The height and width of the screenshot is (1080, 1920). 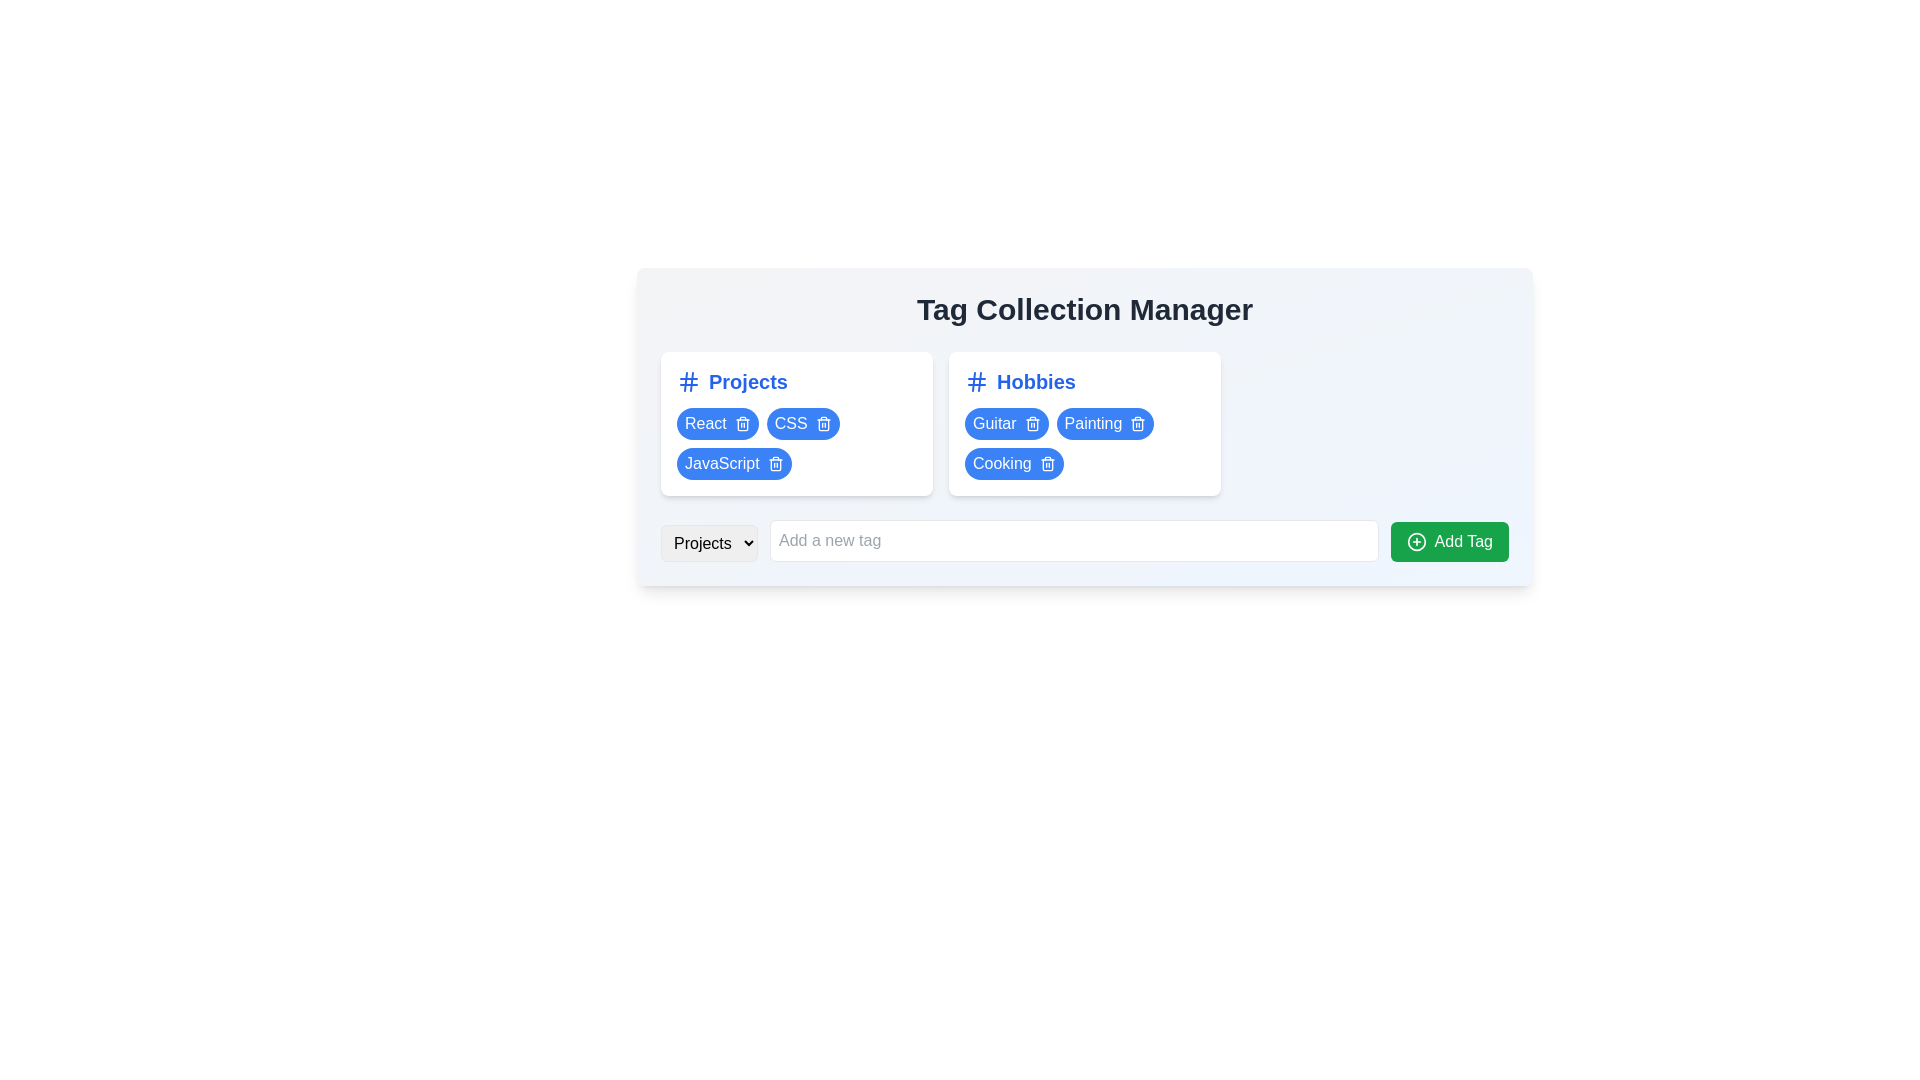 What do you see at coordinates (1032, 423) in the screenshot?
I see `the trash bin icon button located on the right side inside the 'Guitar' tag within the 'Hobbies' section` at bounding box center [1032, 423].